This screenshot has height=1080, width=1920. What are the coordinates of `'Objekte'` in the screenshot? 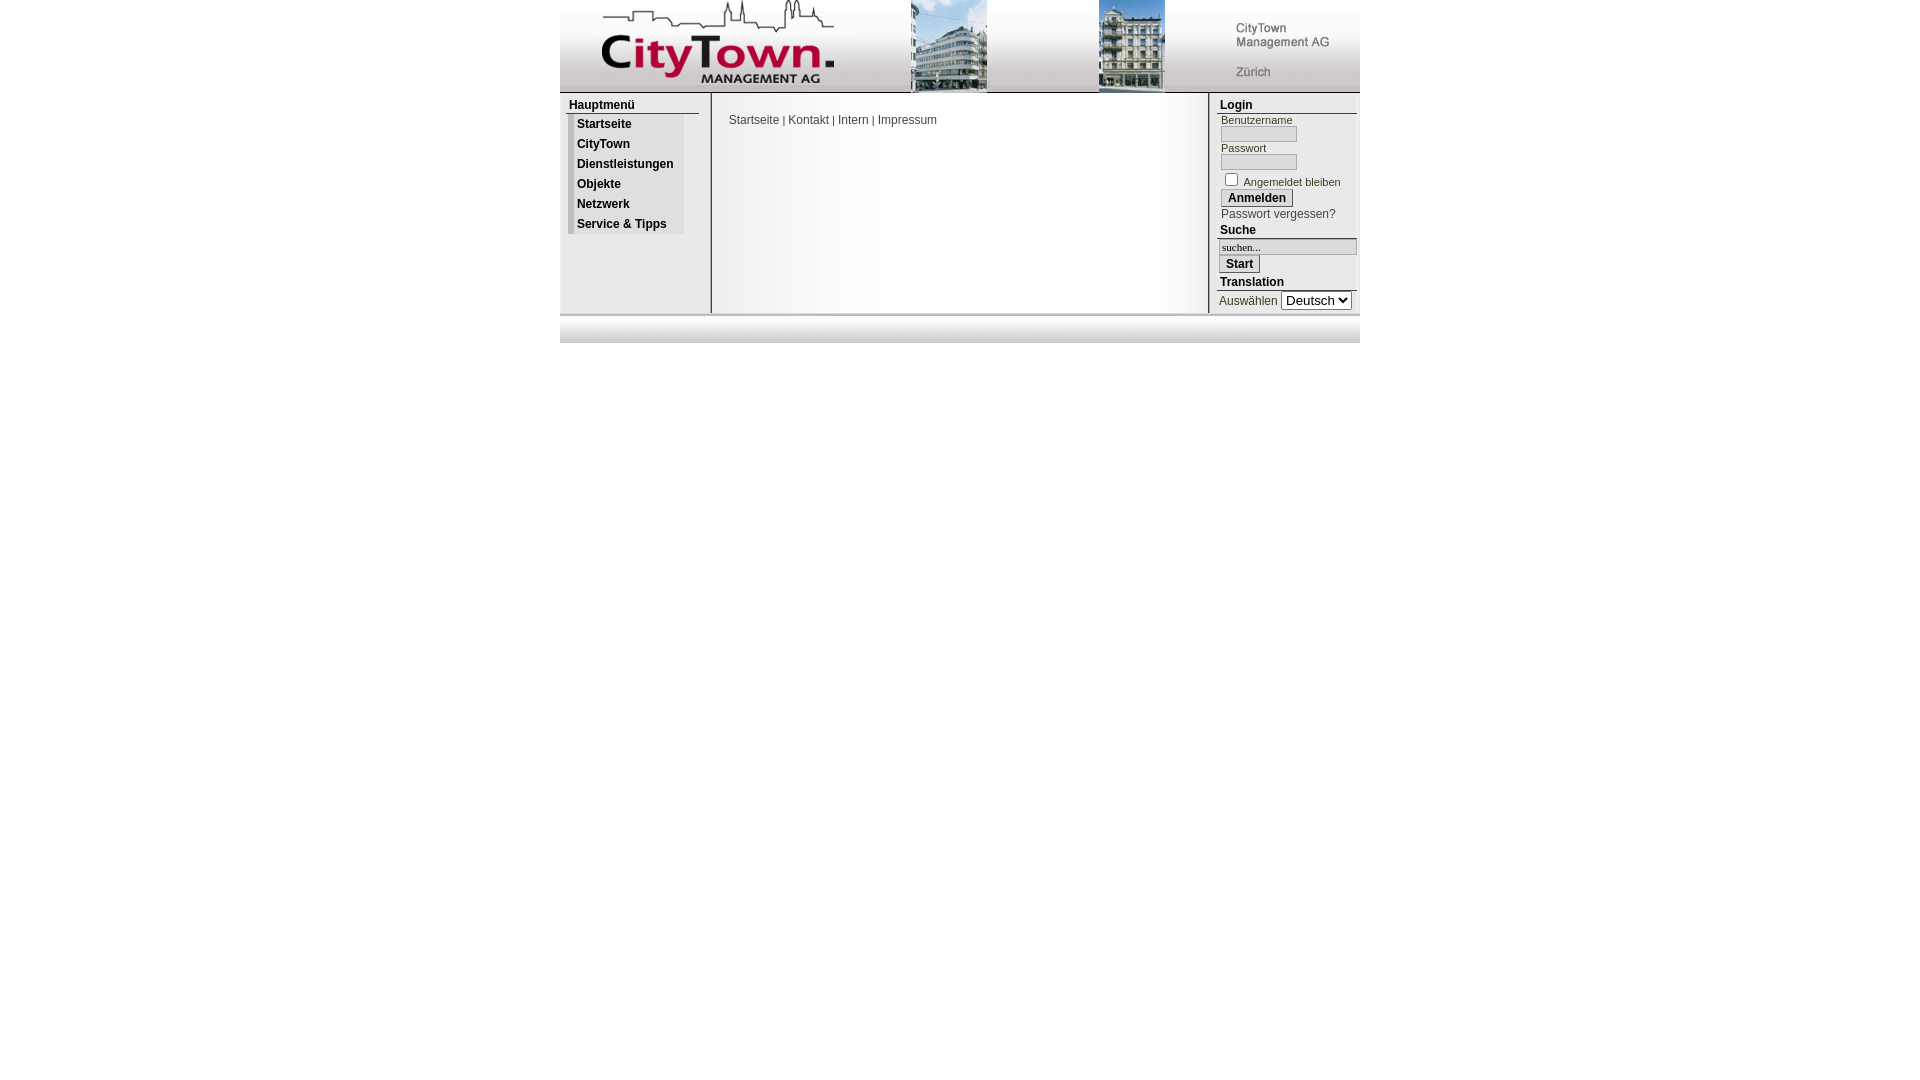 It's located at (624, 184).